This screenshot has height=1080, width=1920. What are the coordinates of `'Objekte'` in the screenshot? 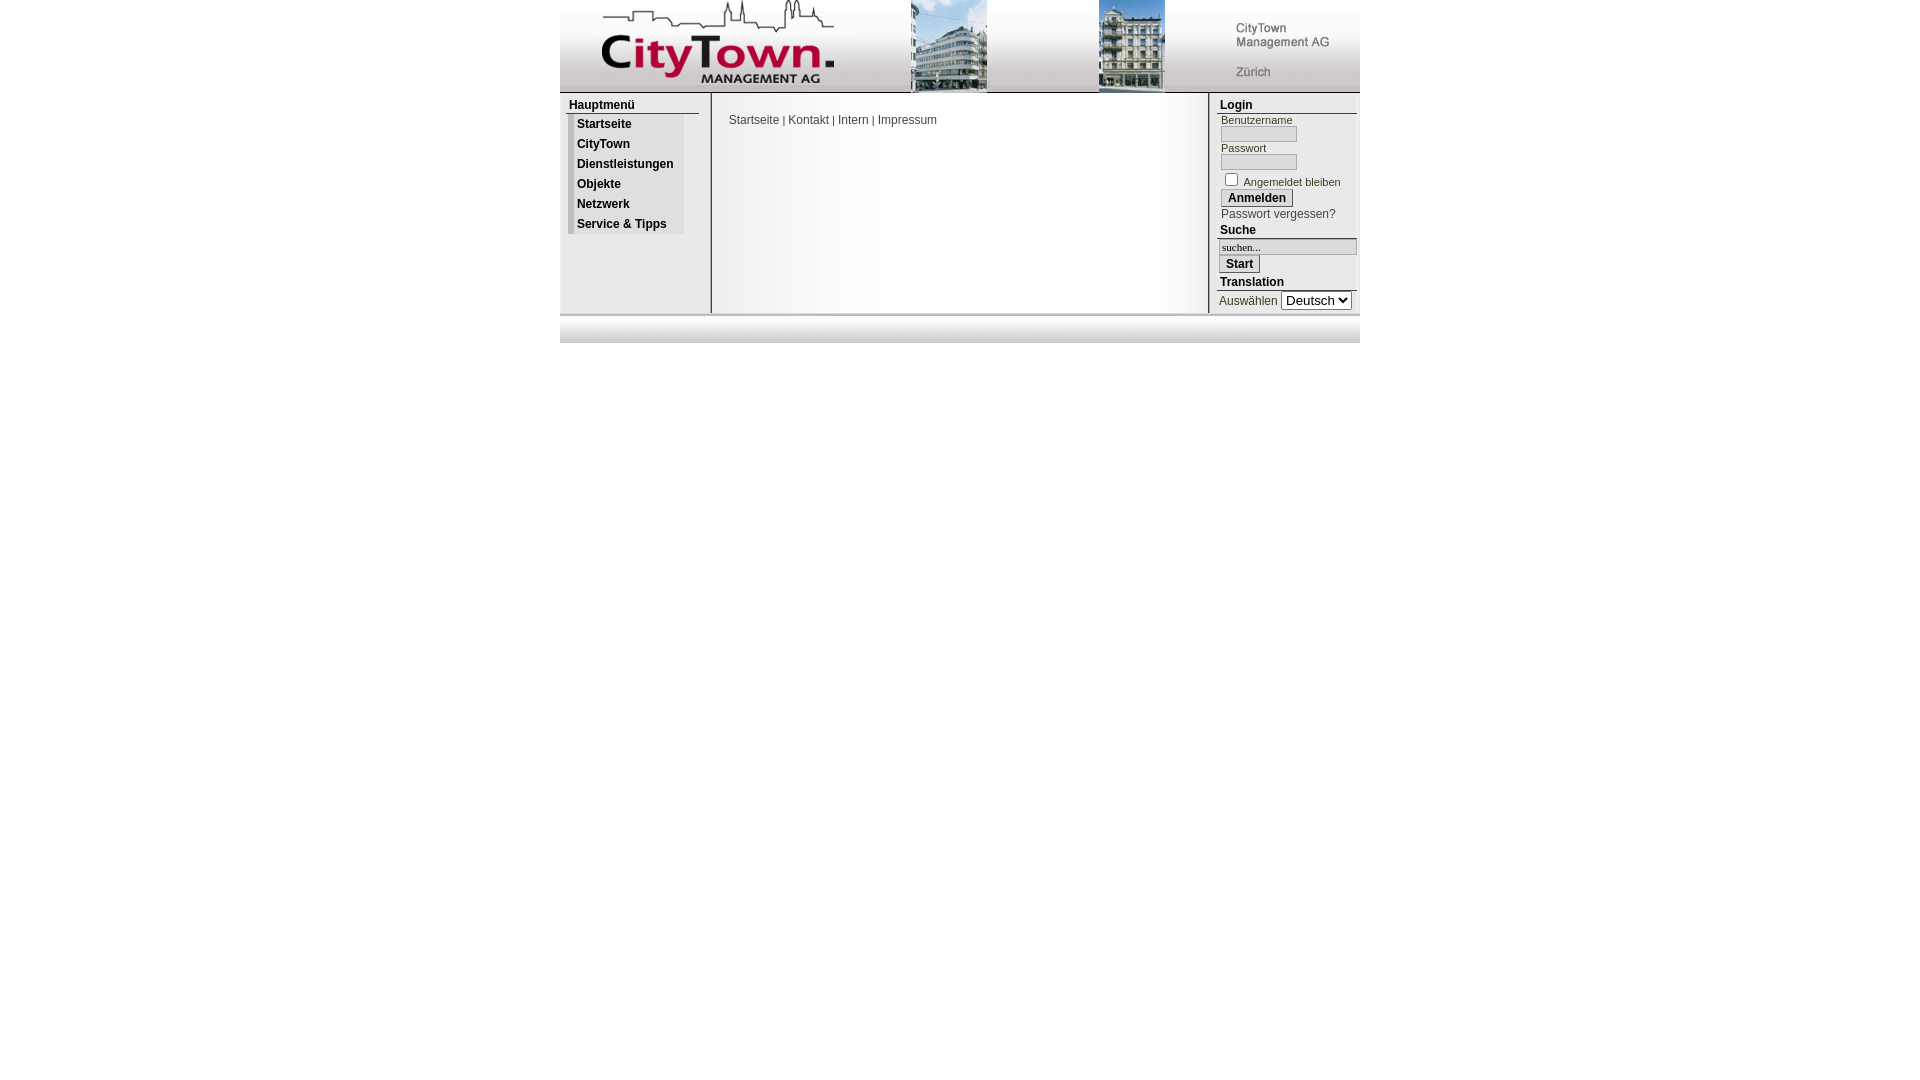 It's located at (624, 184).